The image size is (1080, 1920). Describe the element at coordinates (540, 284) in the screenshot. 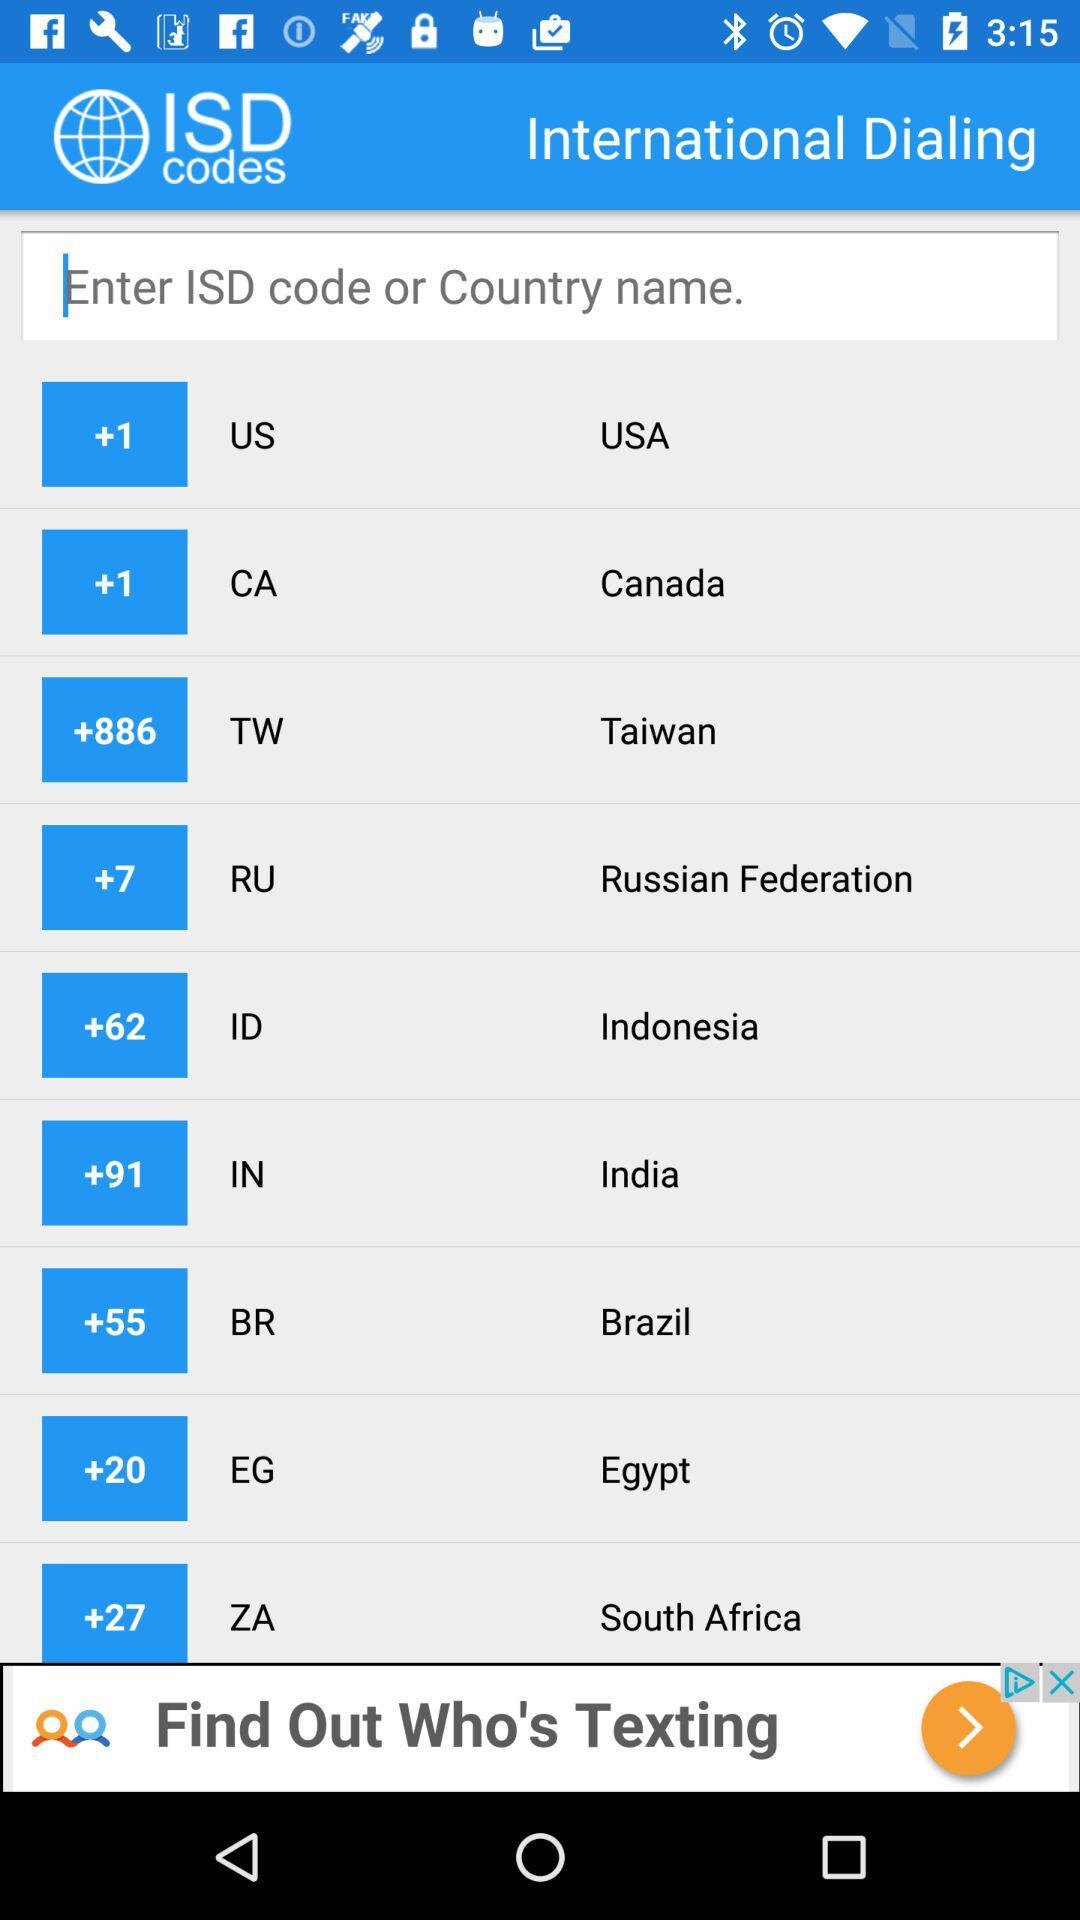

I see `isd code and country name field` at that location.